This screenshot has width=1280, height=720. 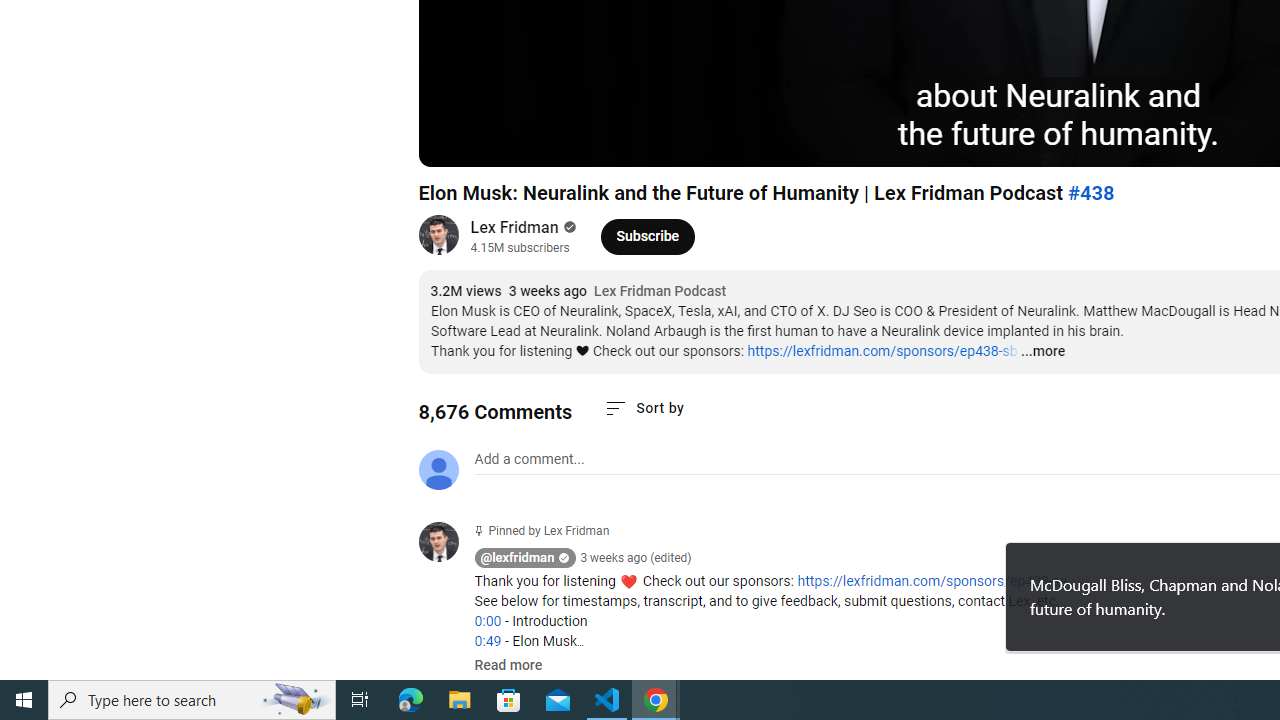 I want to click on 'Lex Fridman Podcast', so click(x=660, y=291).